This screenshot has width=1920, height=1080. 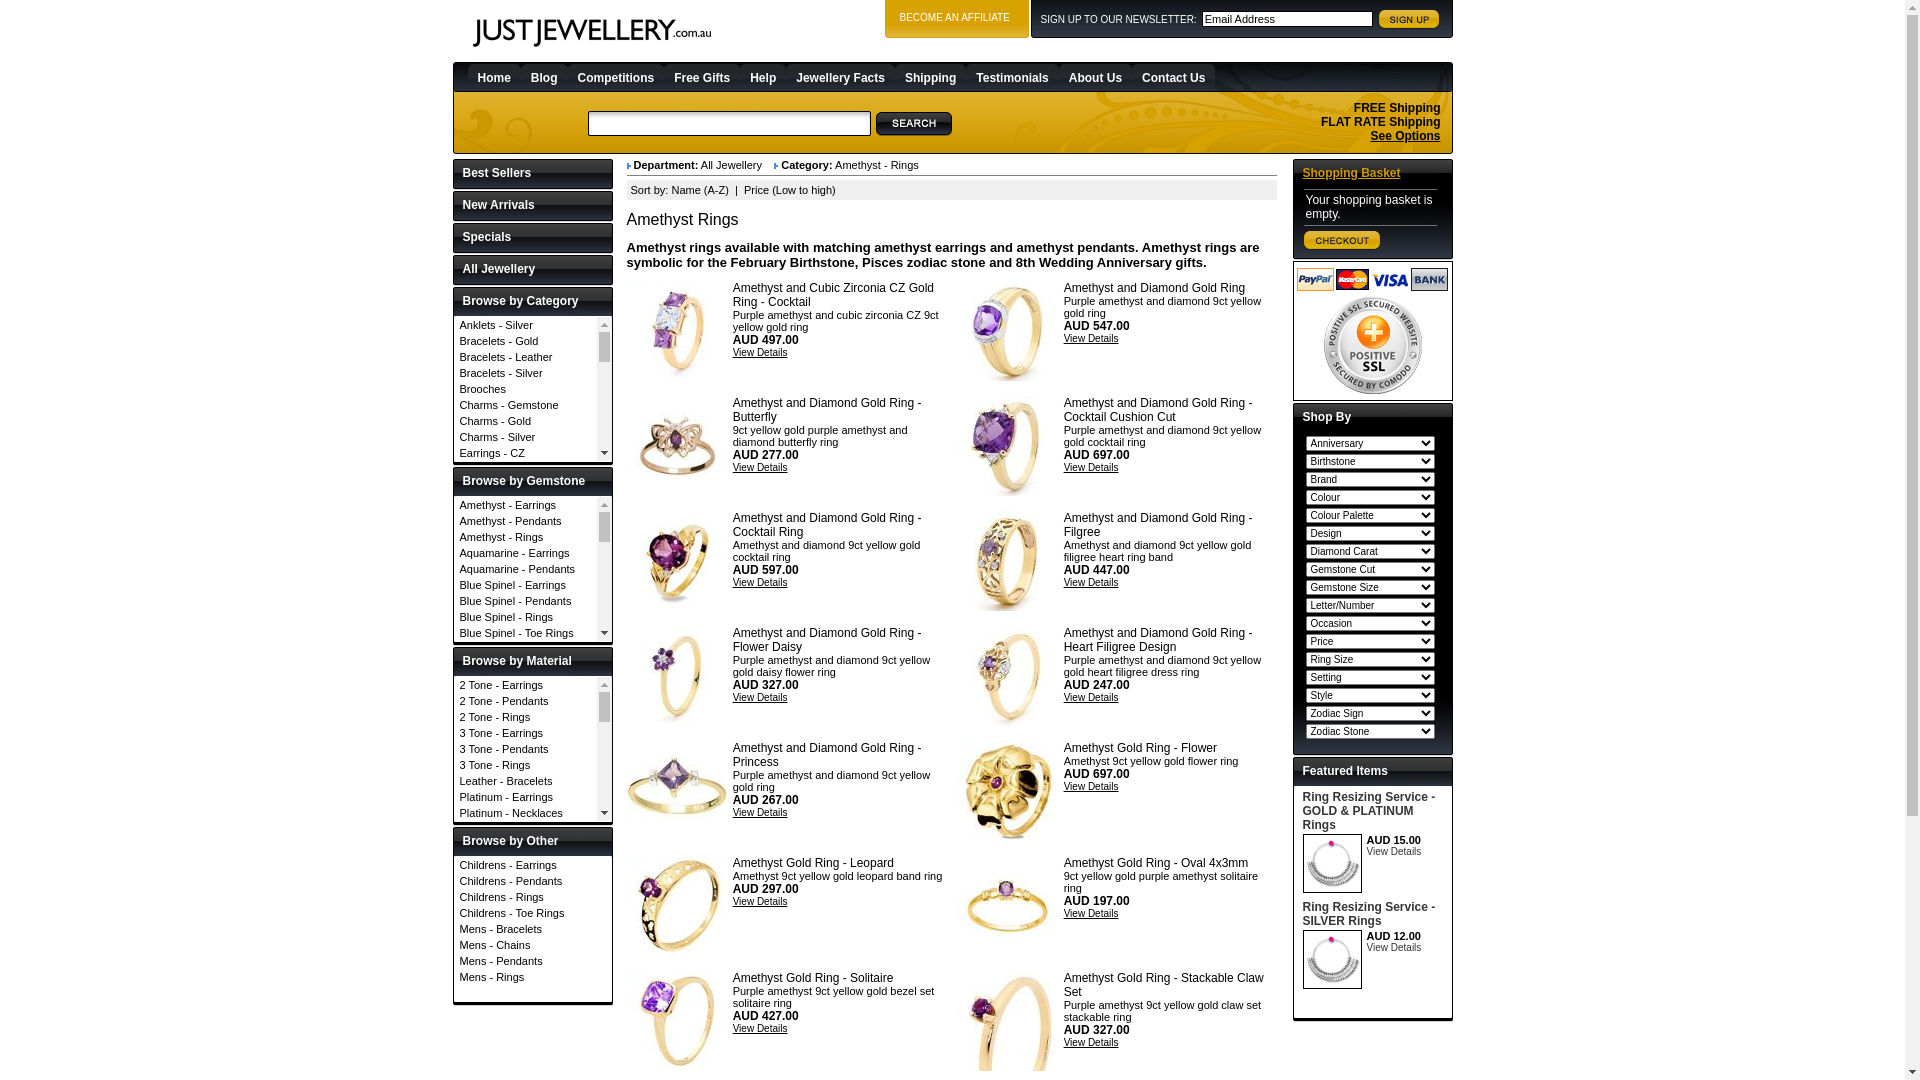 What do you see at coordinates (453, 764) in the screenshot?
I see `'3 Tone - Rings'` at bounding box center [453, 764].